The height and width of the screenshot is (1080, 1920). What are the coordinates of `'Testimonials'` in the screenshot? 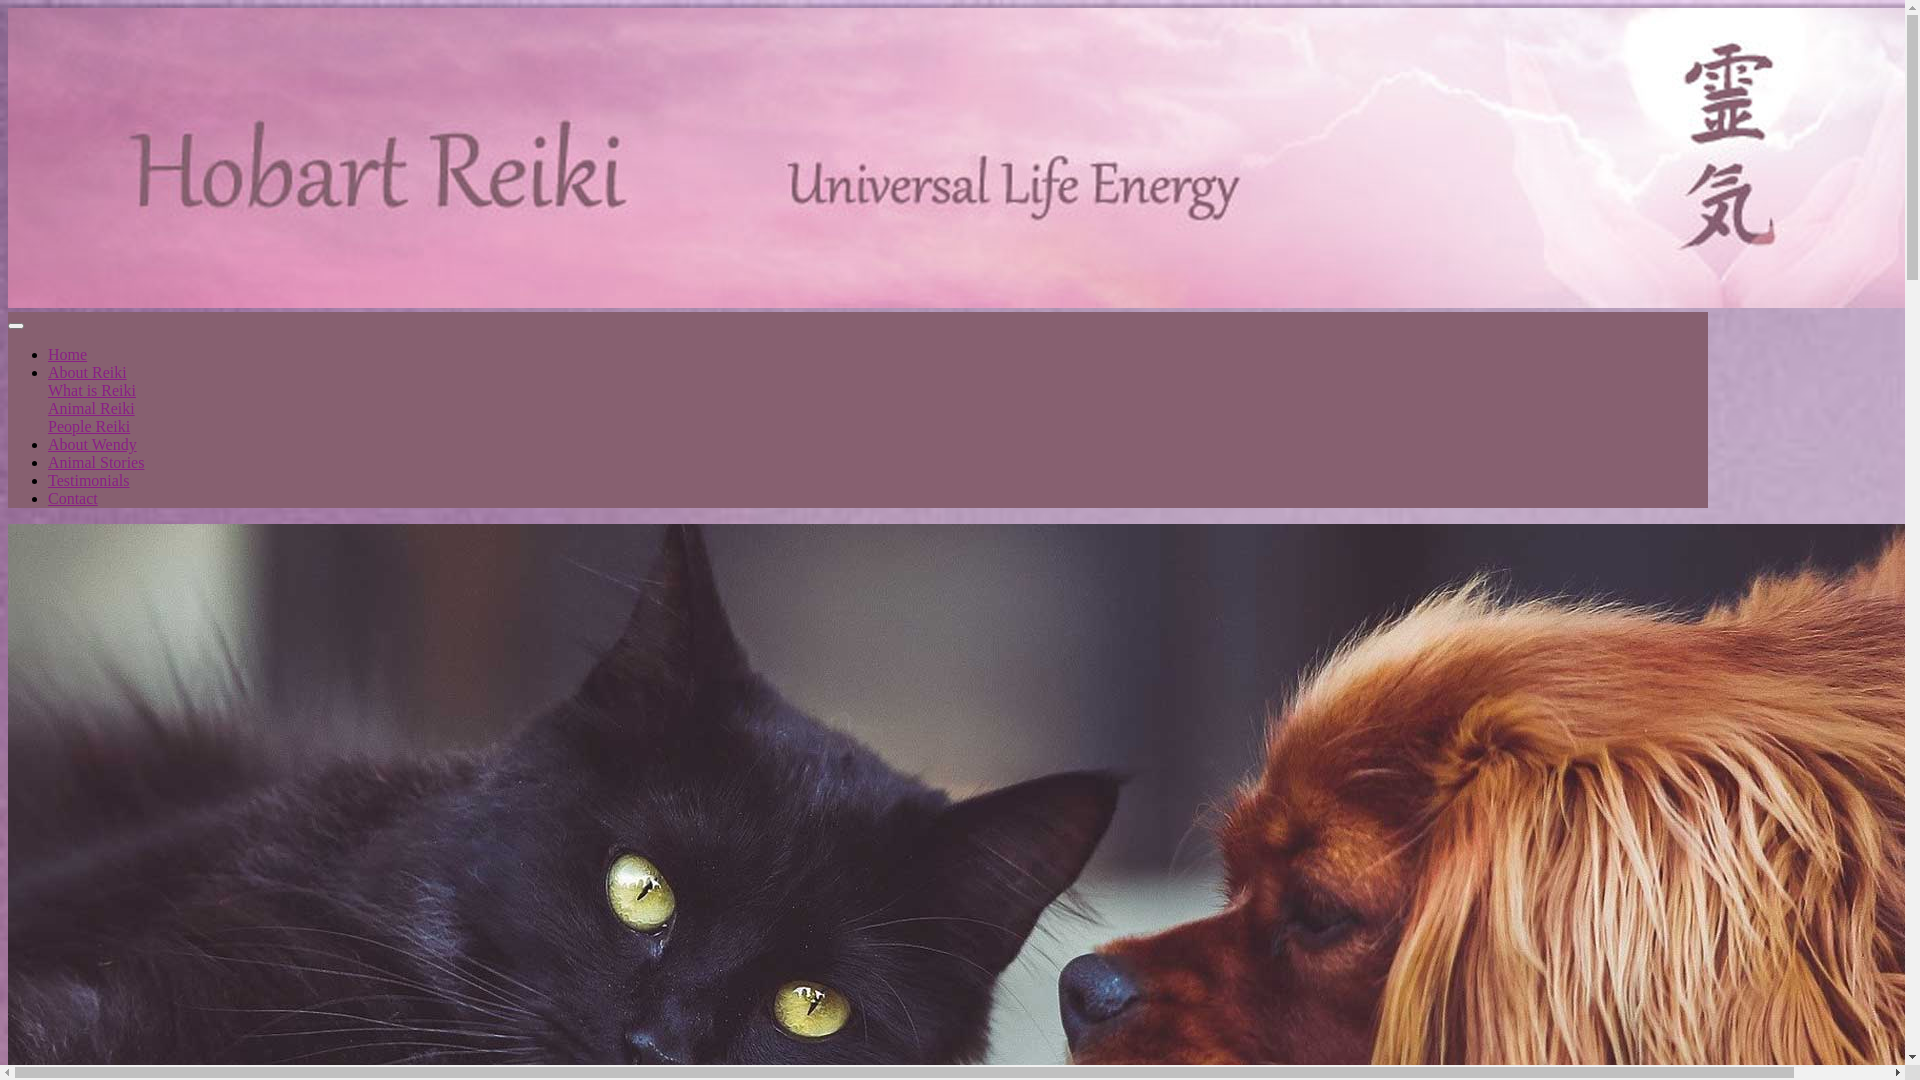 It's located at (88, 480).